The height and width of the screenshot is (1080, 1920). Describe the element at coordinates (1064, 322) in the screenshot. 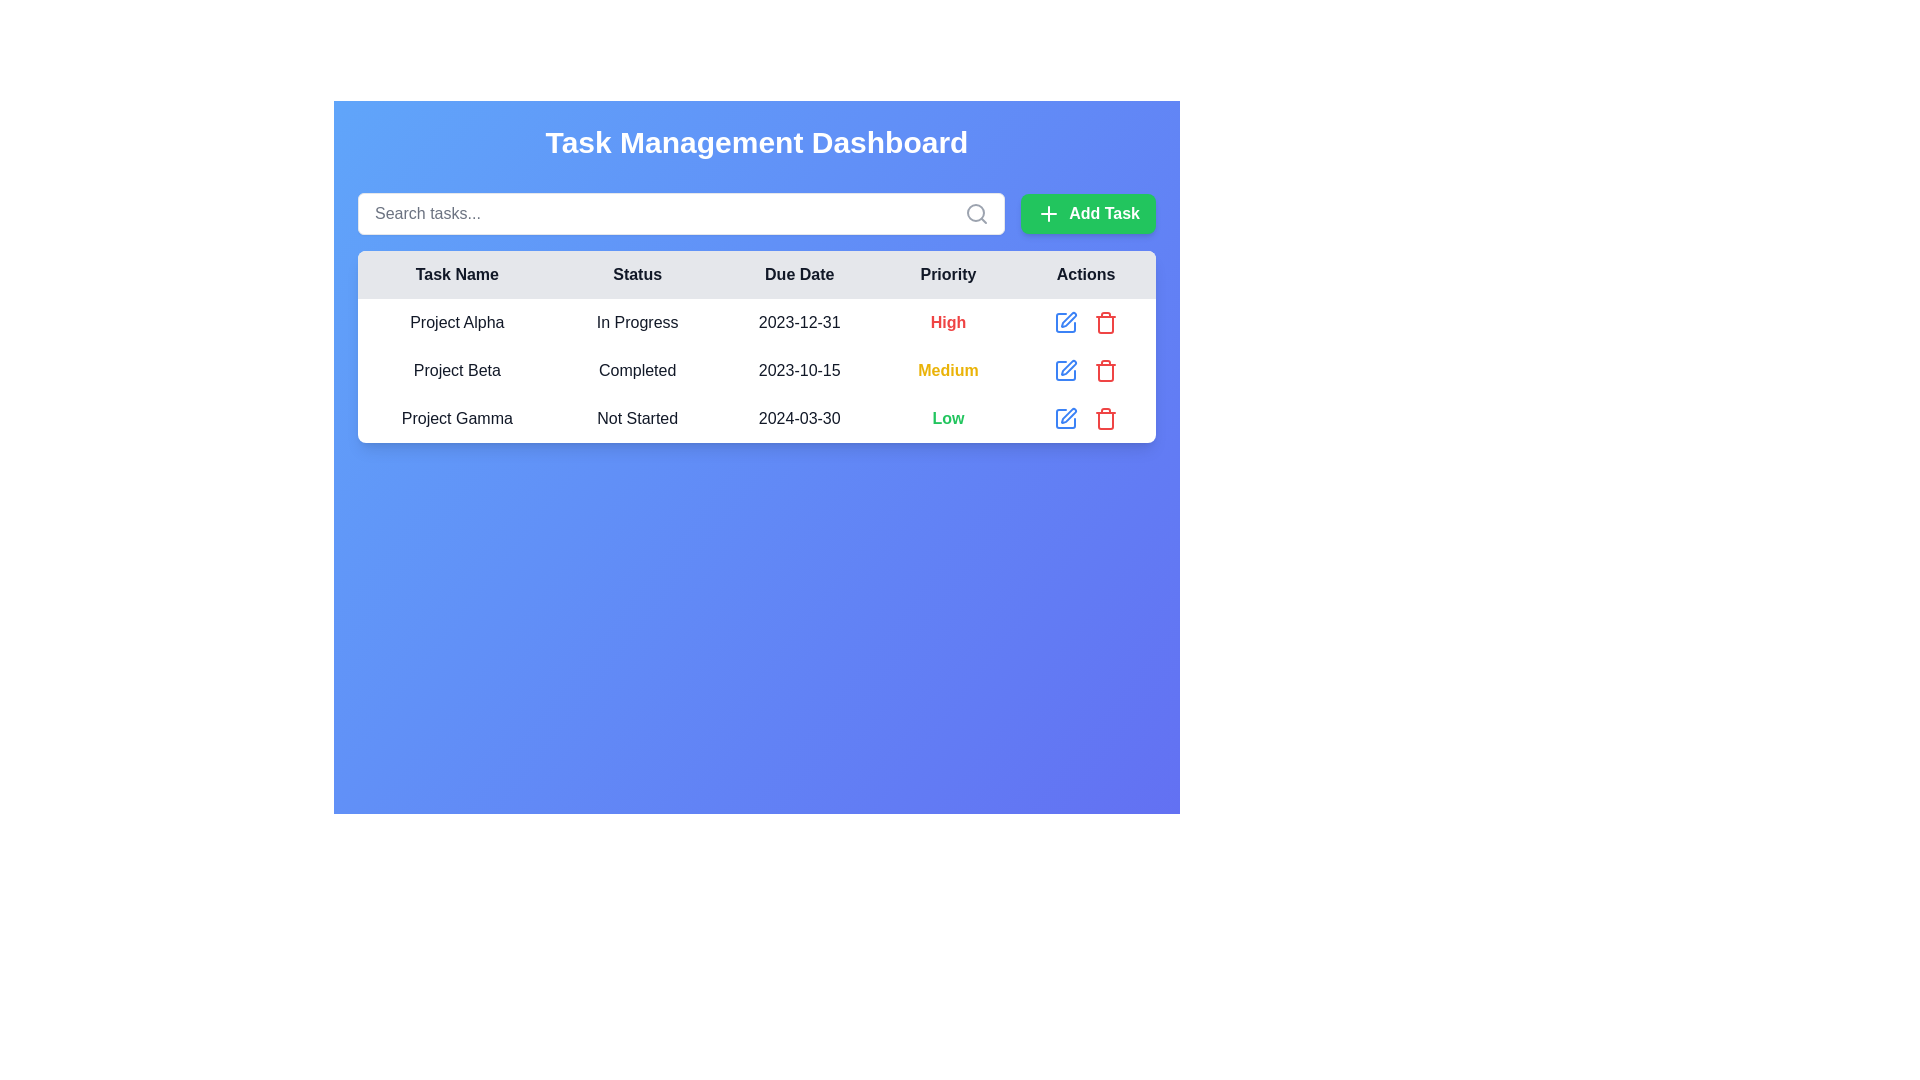

I see `the blue edit icon button located in the 'Actions' column of the first row of the task table` at that location.